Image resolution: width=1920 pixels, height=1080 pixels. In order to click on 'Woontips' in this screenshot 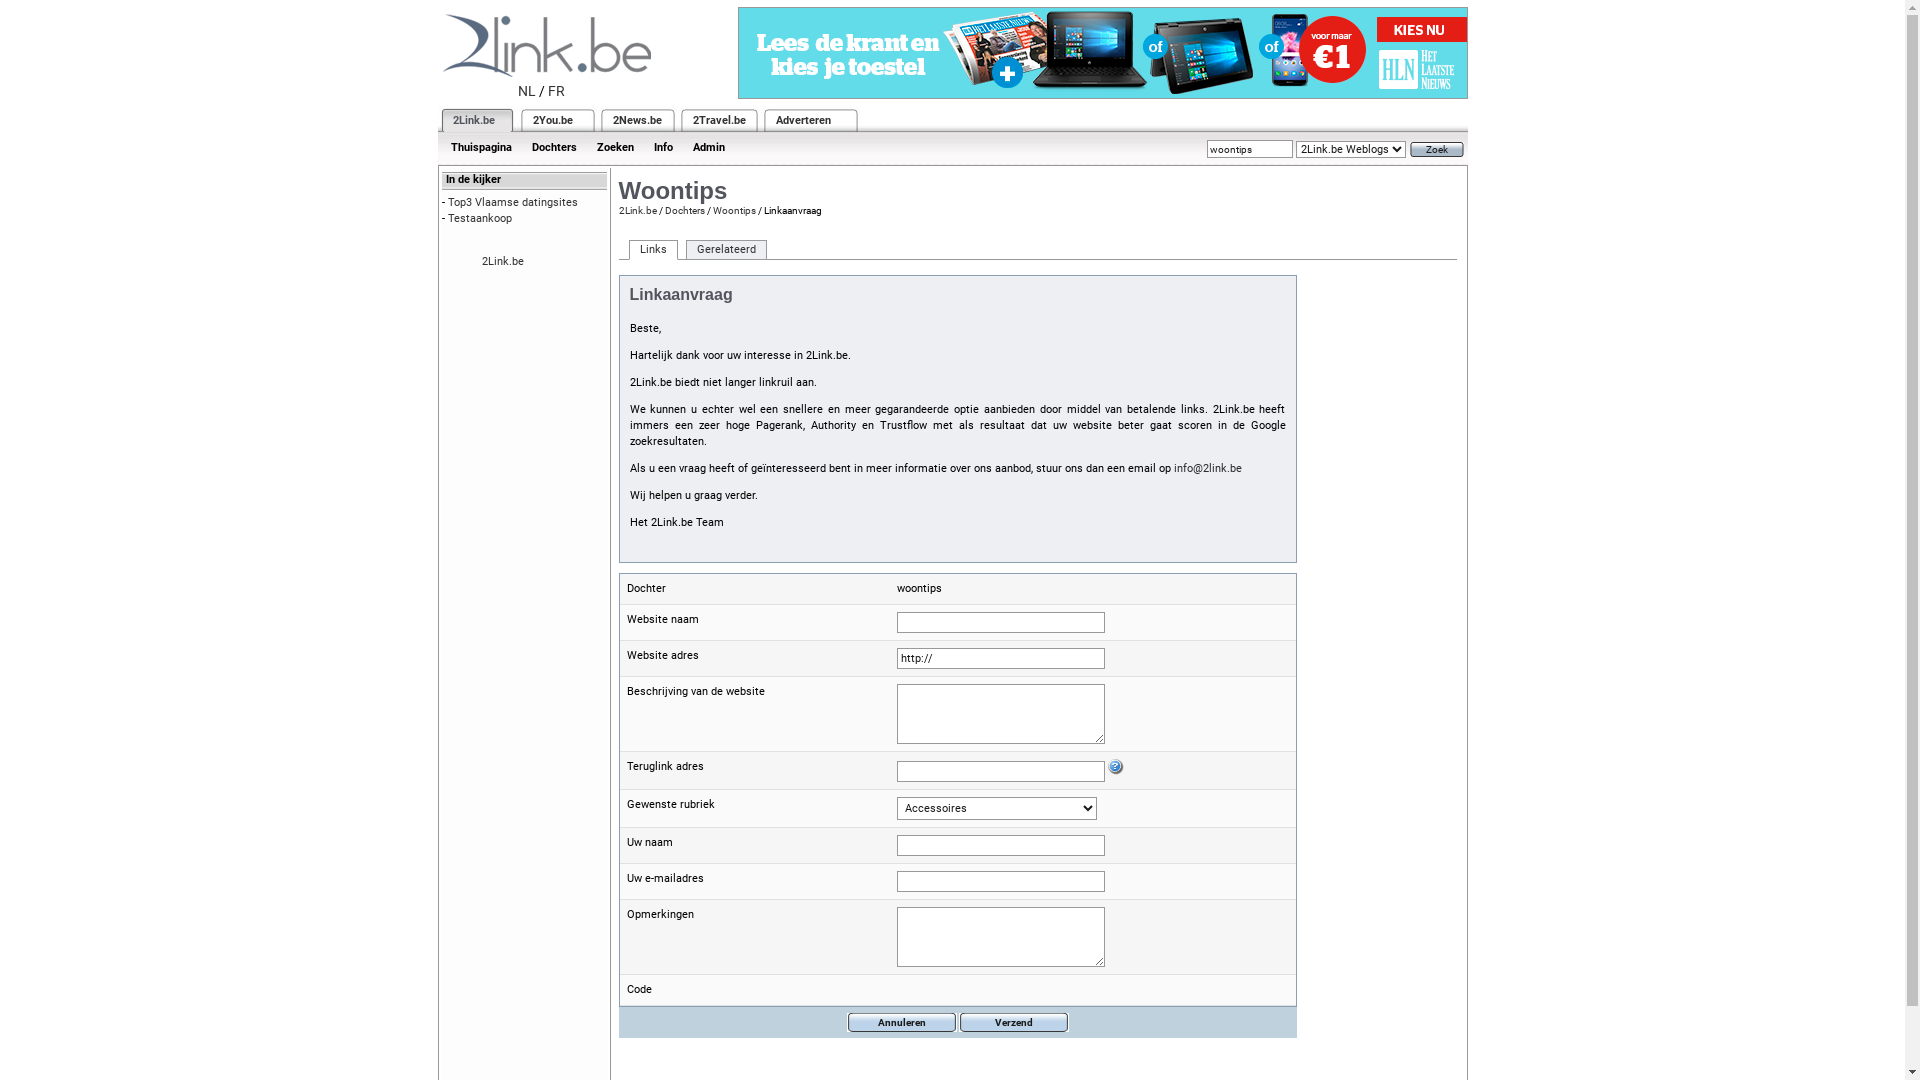, I will do `click(711, 210)`.